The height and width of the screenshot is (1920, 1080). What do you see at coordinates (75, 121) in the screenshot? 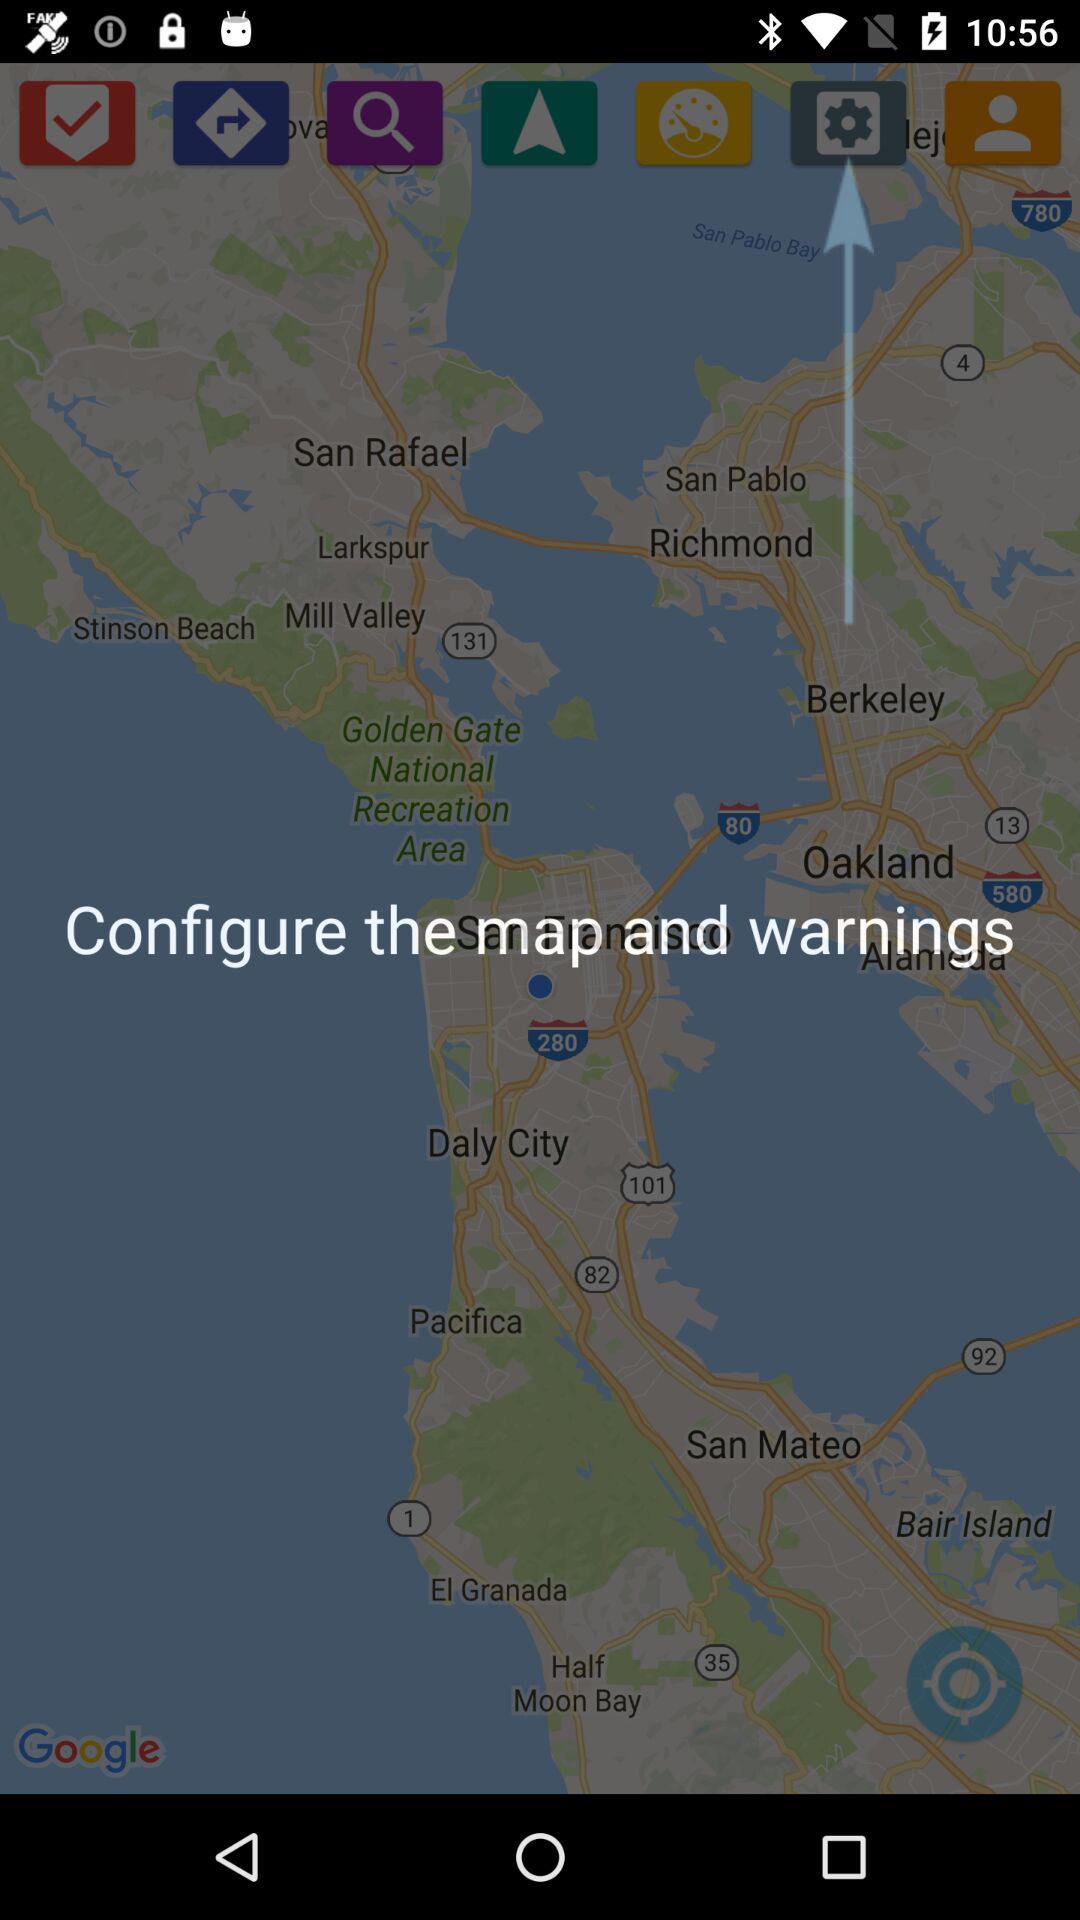
I see `the check icon` at bounding box center [75, 121].